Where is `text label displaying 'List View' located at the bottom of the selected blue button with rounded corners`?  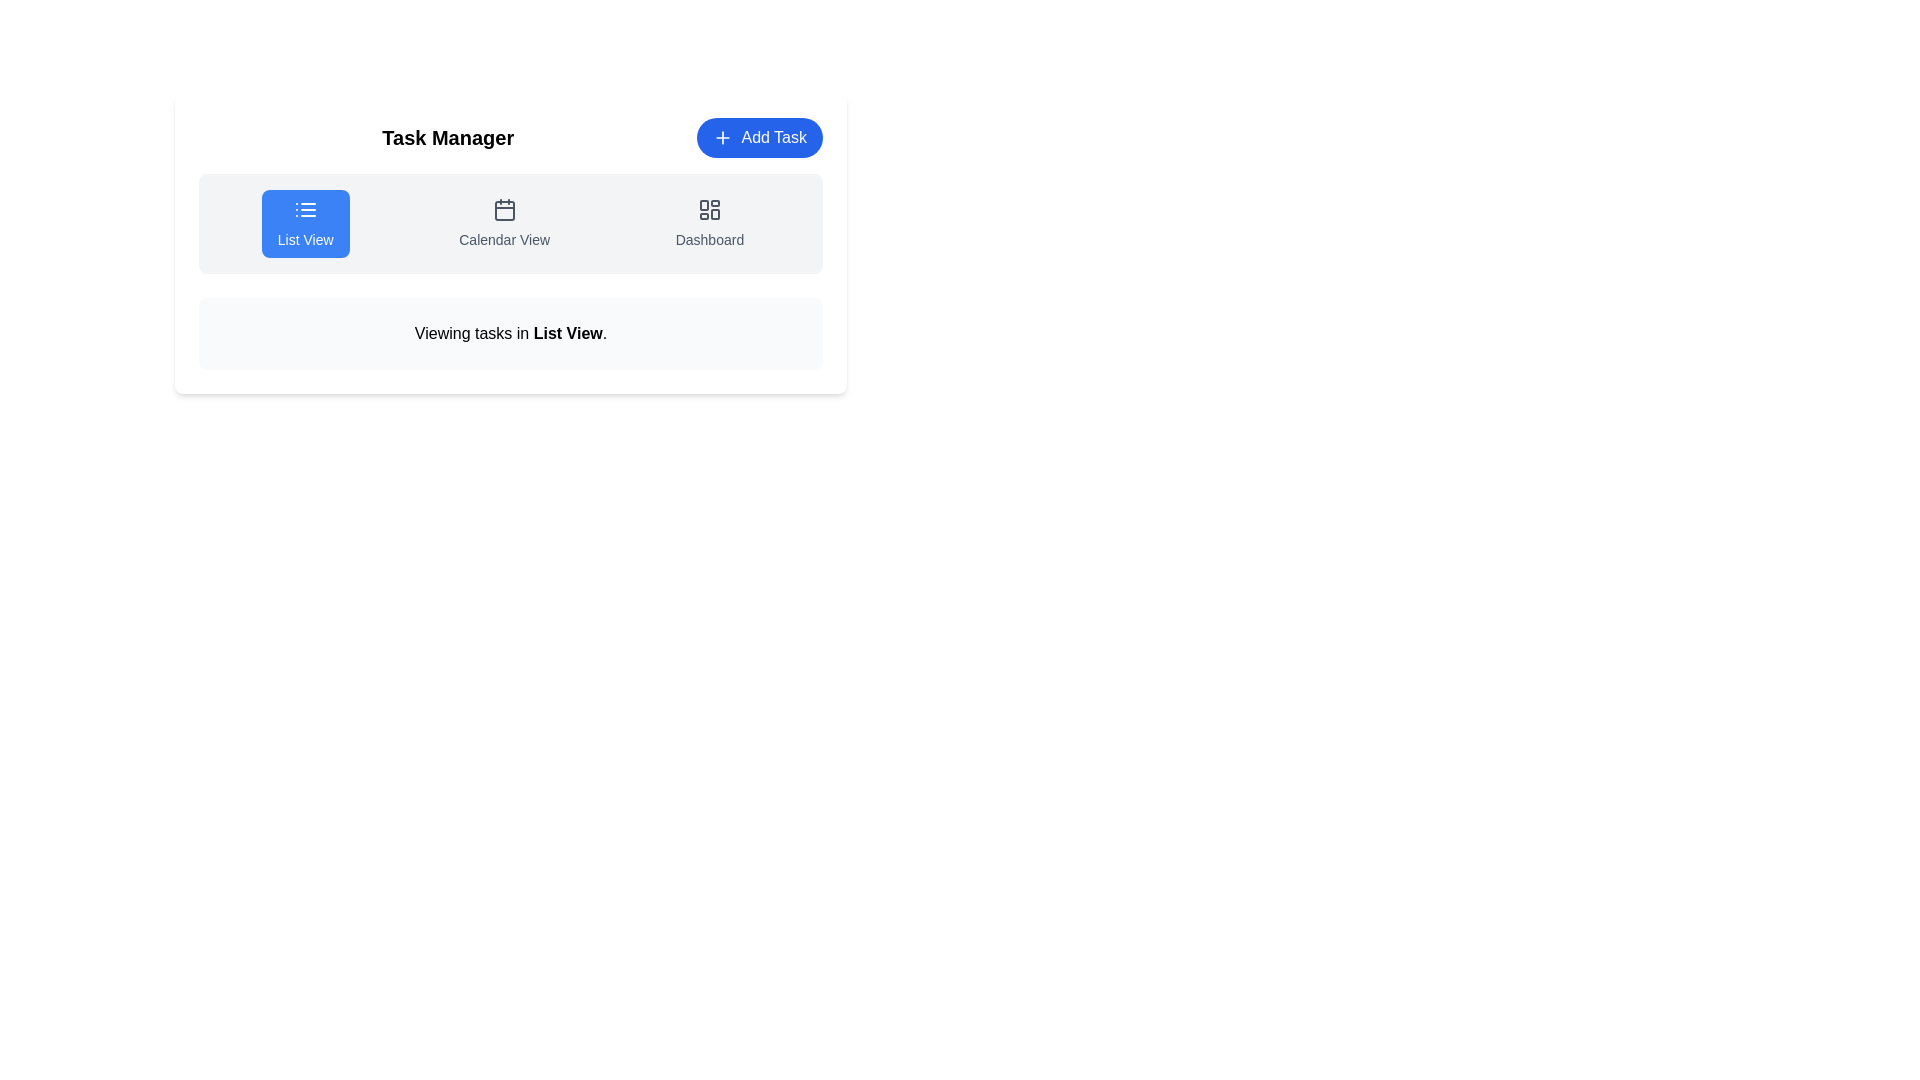
text label displaying 'List View' located at the bottom of the selected blue button with rounded corners is located at coordinates (304, 238).